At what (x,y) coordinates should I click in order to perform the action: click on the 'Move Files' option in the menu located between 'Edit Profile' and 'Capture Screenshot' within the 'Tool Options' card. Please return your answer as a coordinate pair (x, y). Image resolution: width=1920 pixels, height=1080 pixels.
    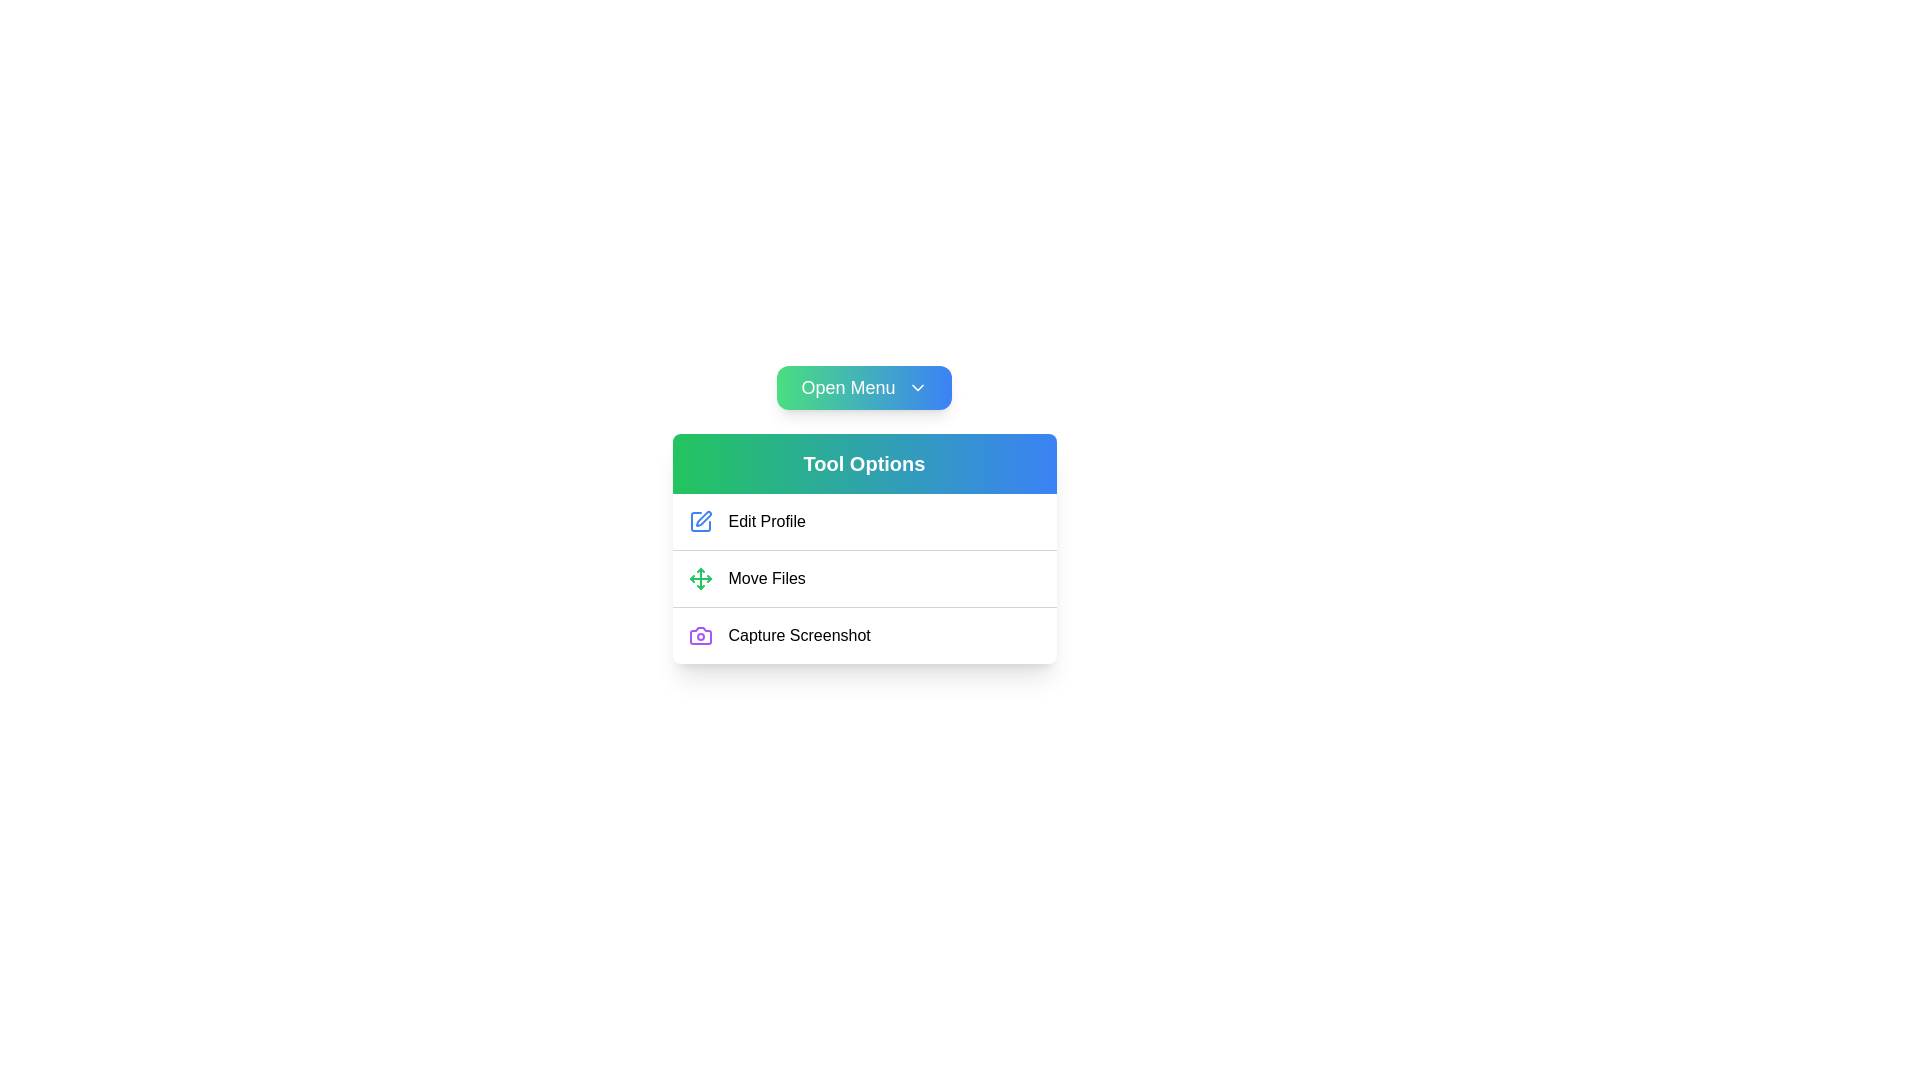
    Looking at the image, I should click on (864, 578).